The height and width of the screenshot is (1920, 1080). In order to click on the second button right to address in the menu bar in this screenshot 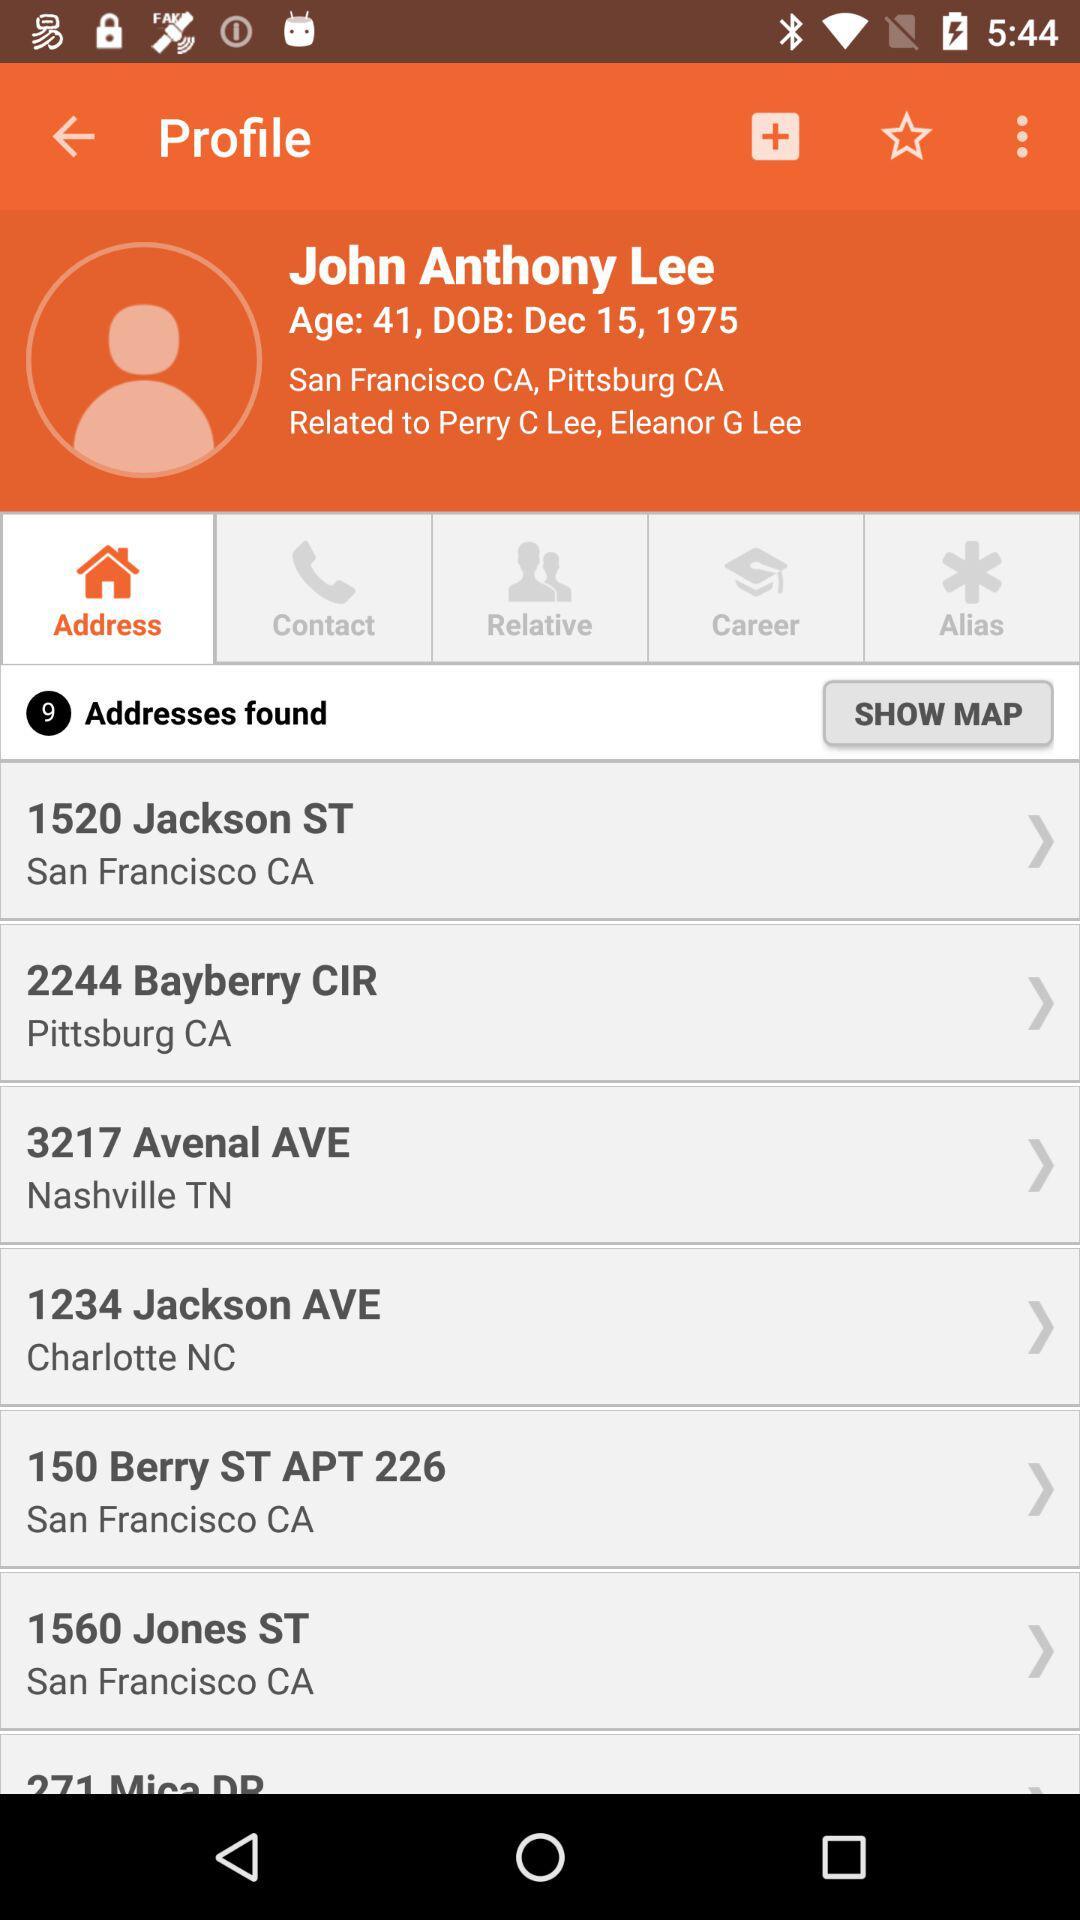, I will do `click(323, 587)`.